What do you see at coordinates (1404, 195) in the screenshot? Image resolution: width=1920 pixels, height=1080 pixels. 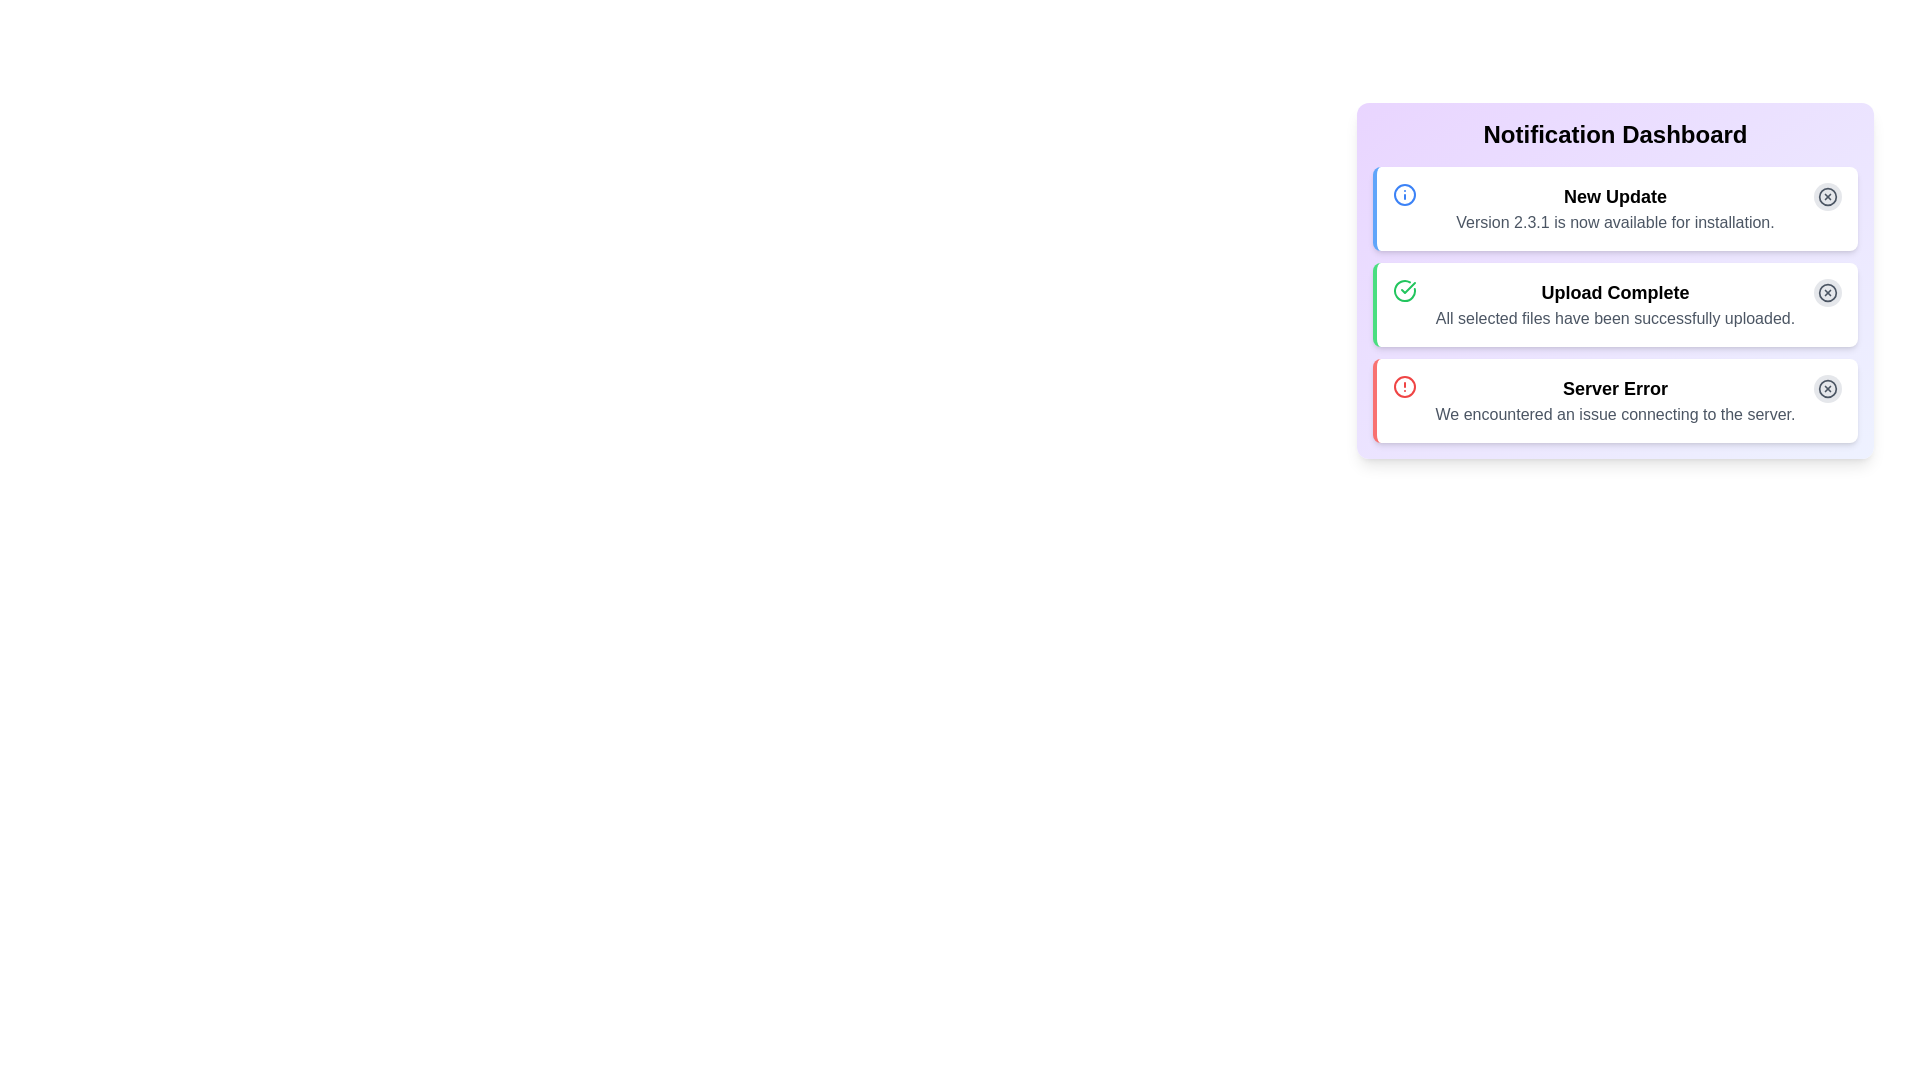 I see `the informational notification icon for the 'New Update' located within the notification card, positioned to the left of the notification title and description` at bounding box center [1404, 195].